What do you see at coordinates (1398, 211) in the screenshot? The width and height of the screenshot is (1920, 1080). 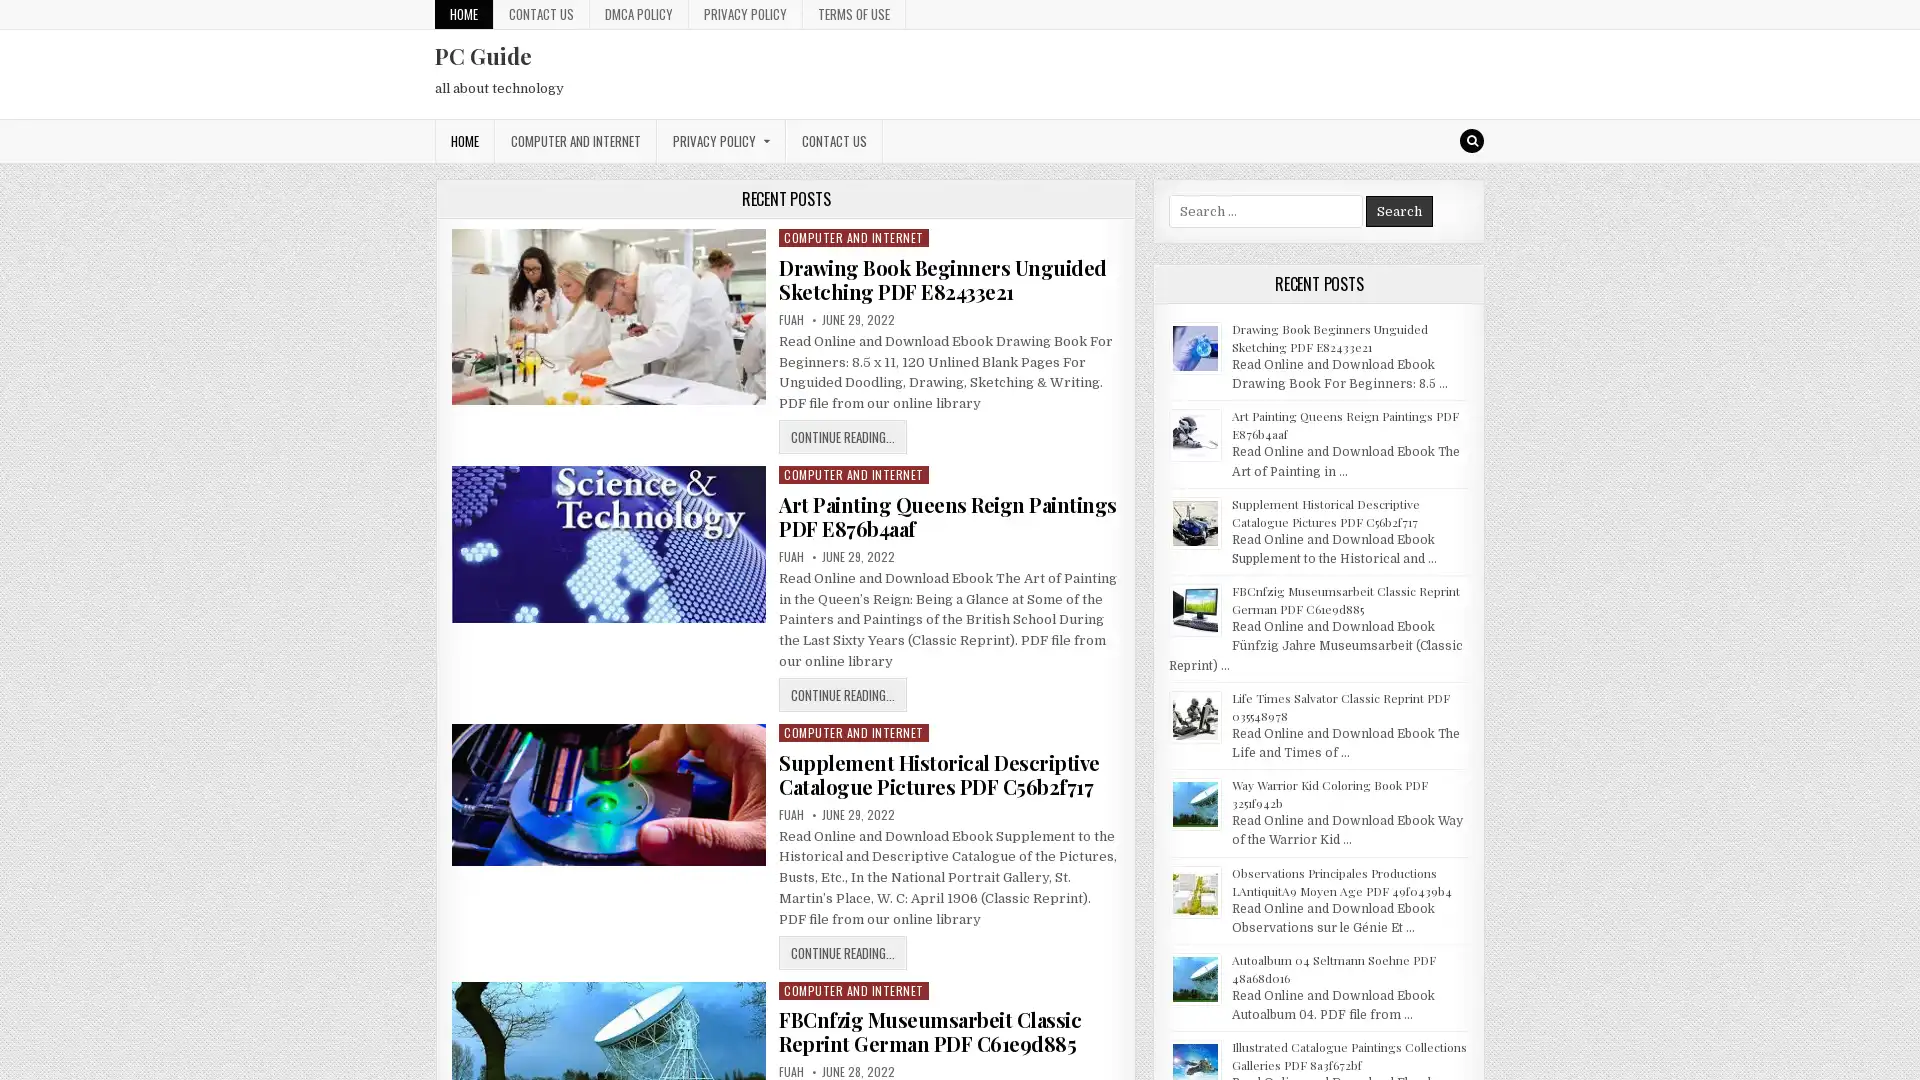 I see `Search` at bounding box center [1398, 211].